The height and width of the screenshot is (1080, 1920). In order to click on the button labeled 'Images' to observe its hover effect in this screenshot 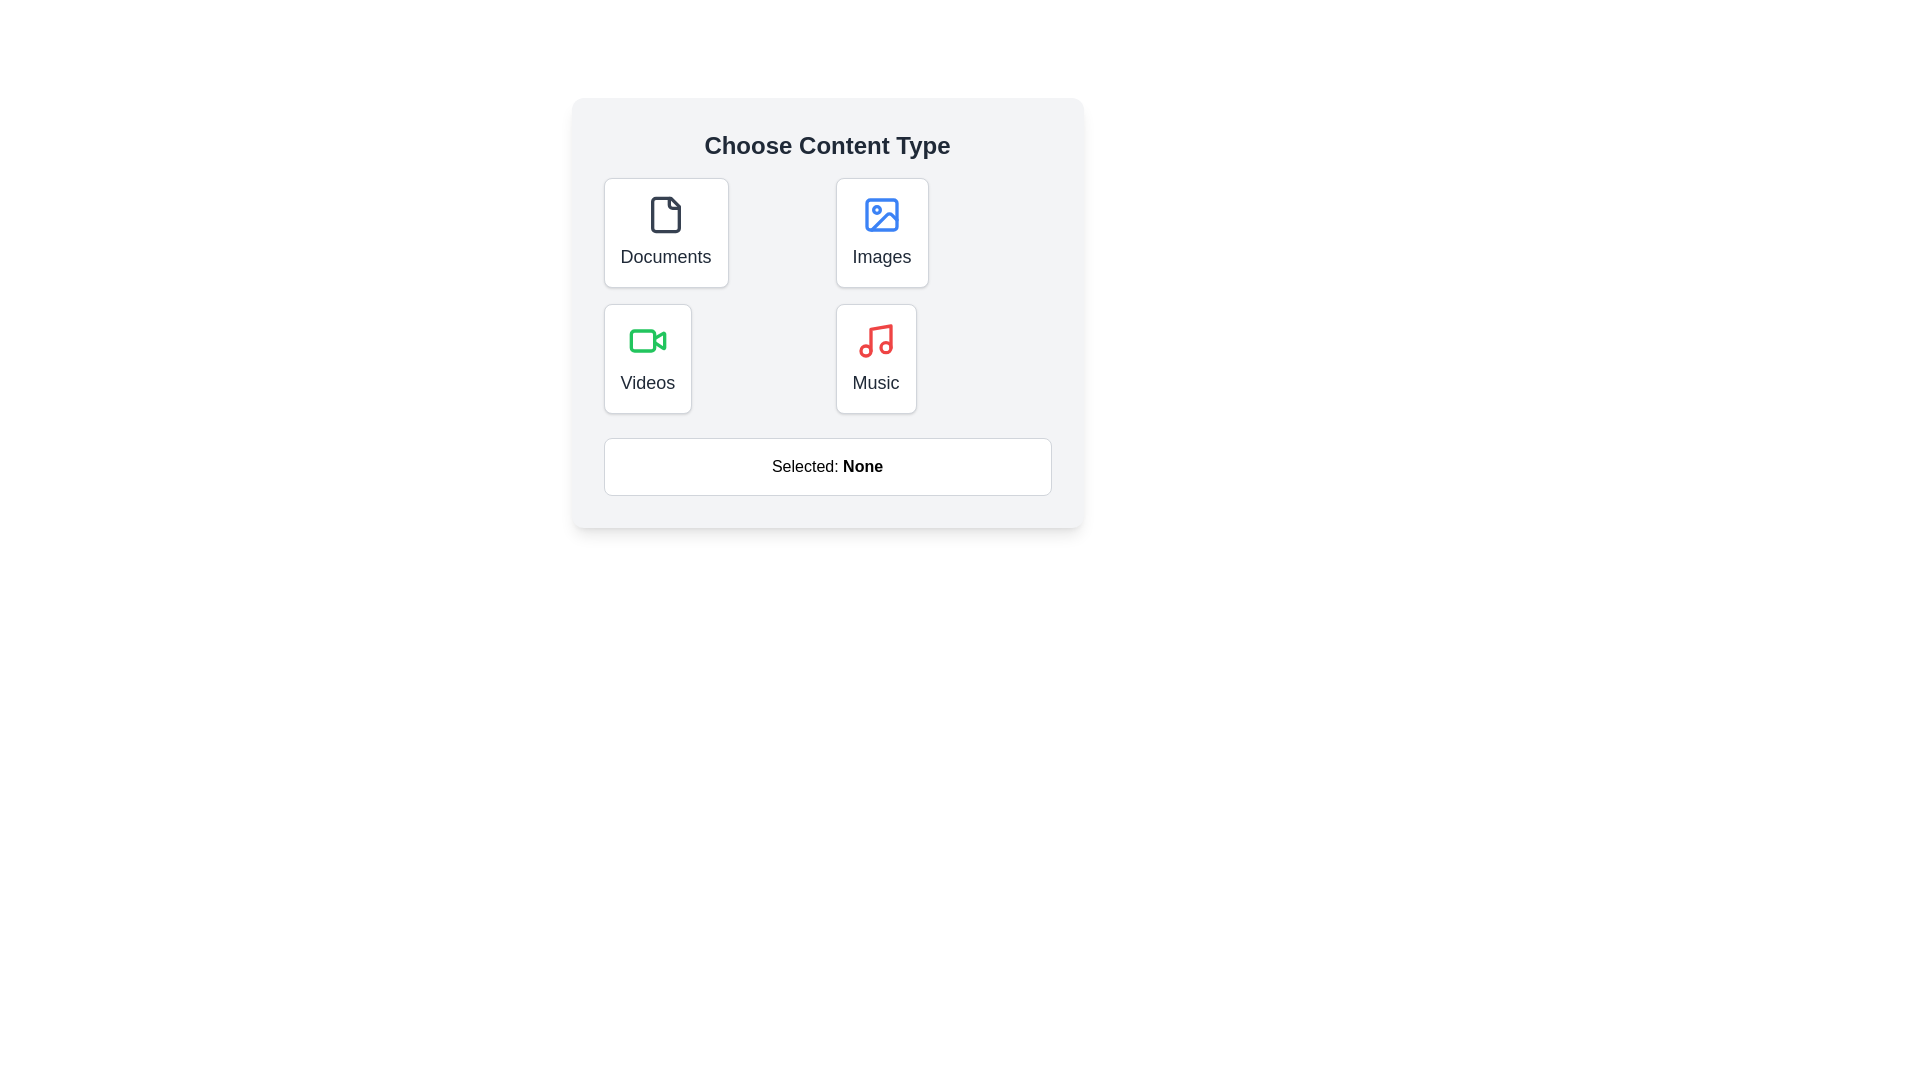, I will do `click(881, 231)`.